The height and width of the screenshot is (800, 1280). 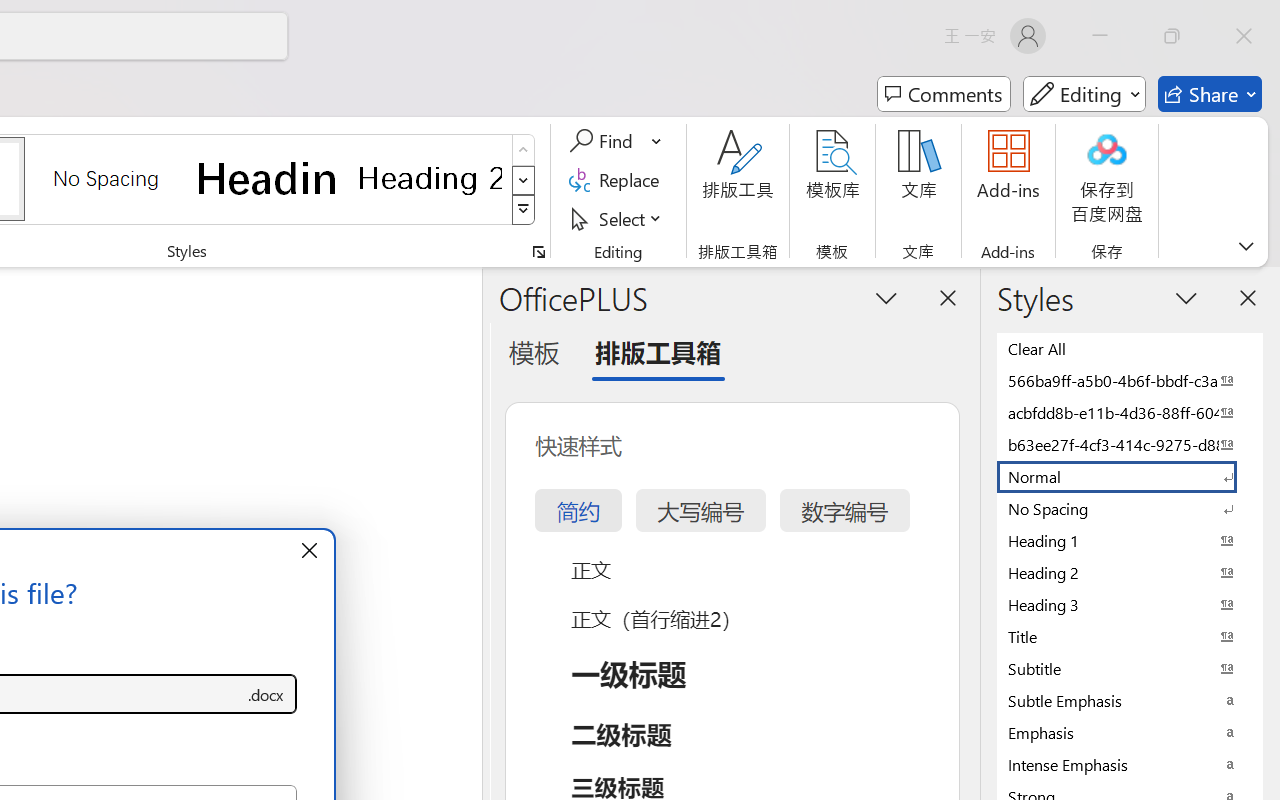 I want to click on 'Row Down', so click(x=523, y=179).